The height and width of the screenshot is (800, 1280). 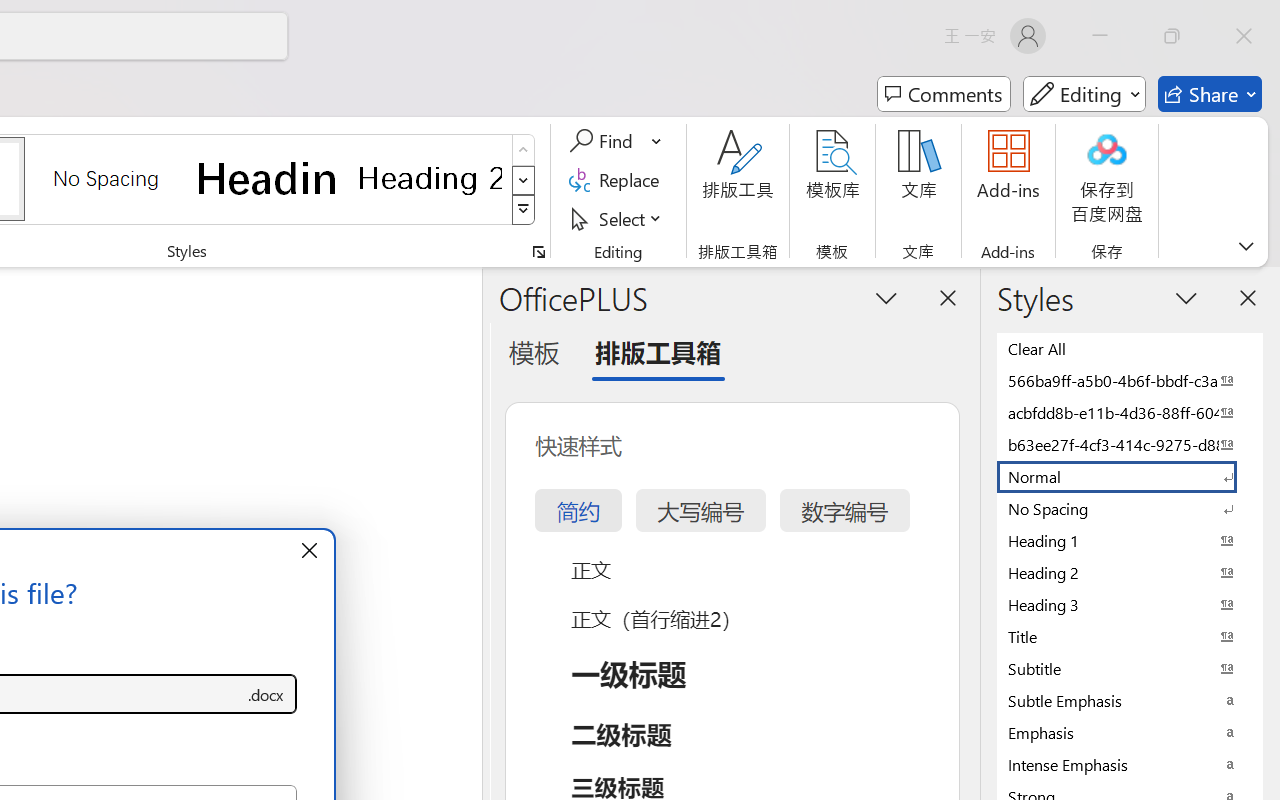 I want to click on 'Row Down', so click(x=523, y=179).